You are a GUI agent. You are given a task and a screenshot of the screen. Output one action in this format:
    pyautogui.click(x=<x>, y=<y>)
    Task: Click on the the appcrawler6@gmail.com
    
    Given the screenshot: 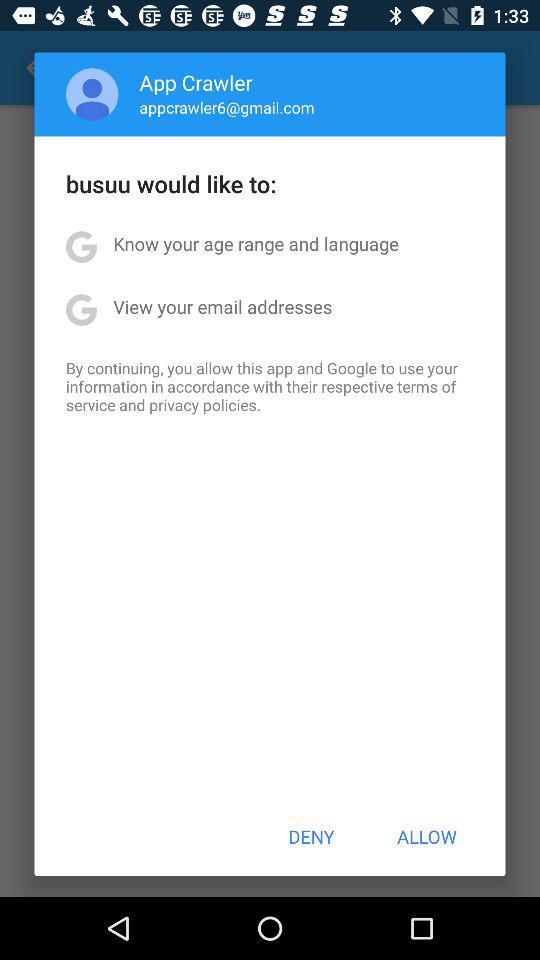 What is the action you would take?
    pyautogui.click(x=226, y=107)
    